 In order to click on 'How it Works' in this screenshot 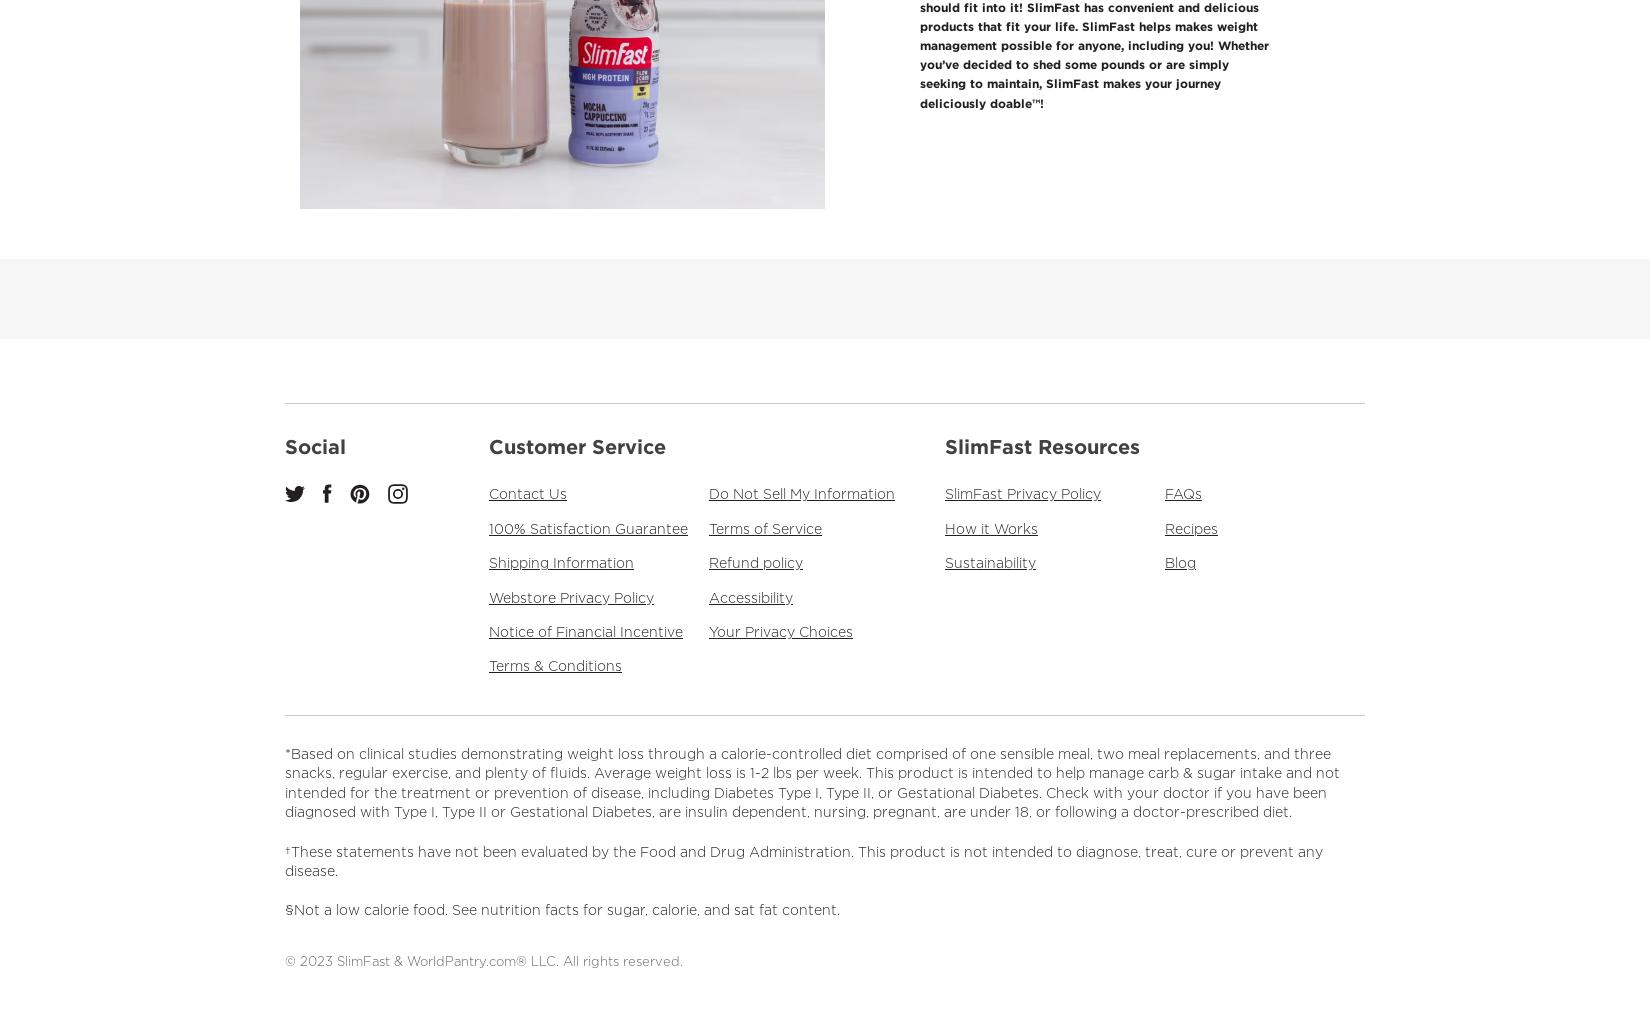, I will do `click(944, 529)`.